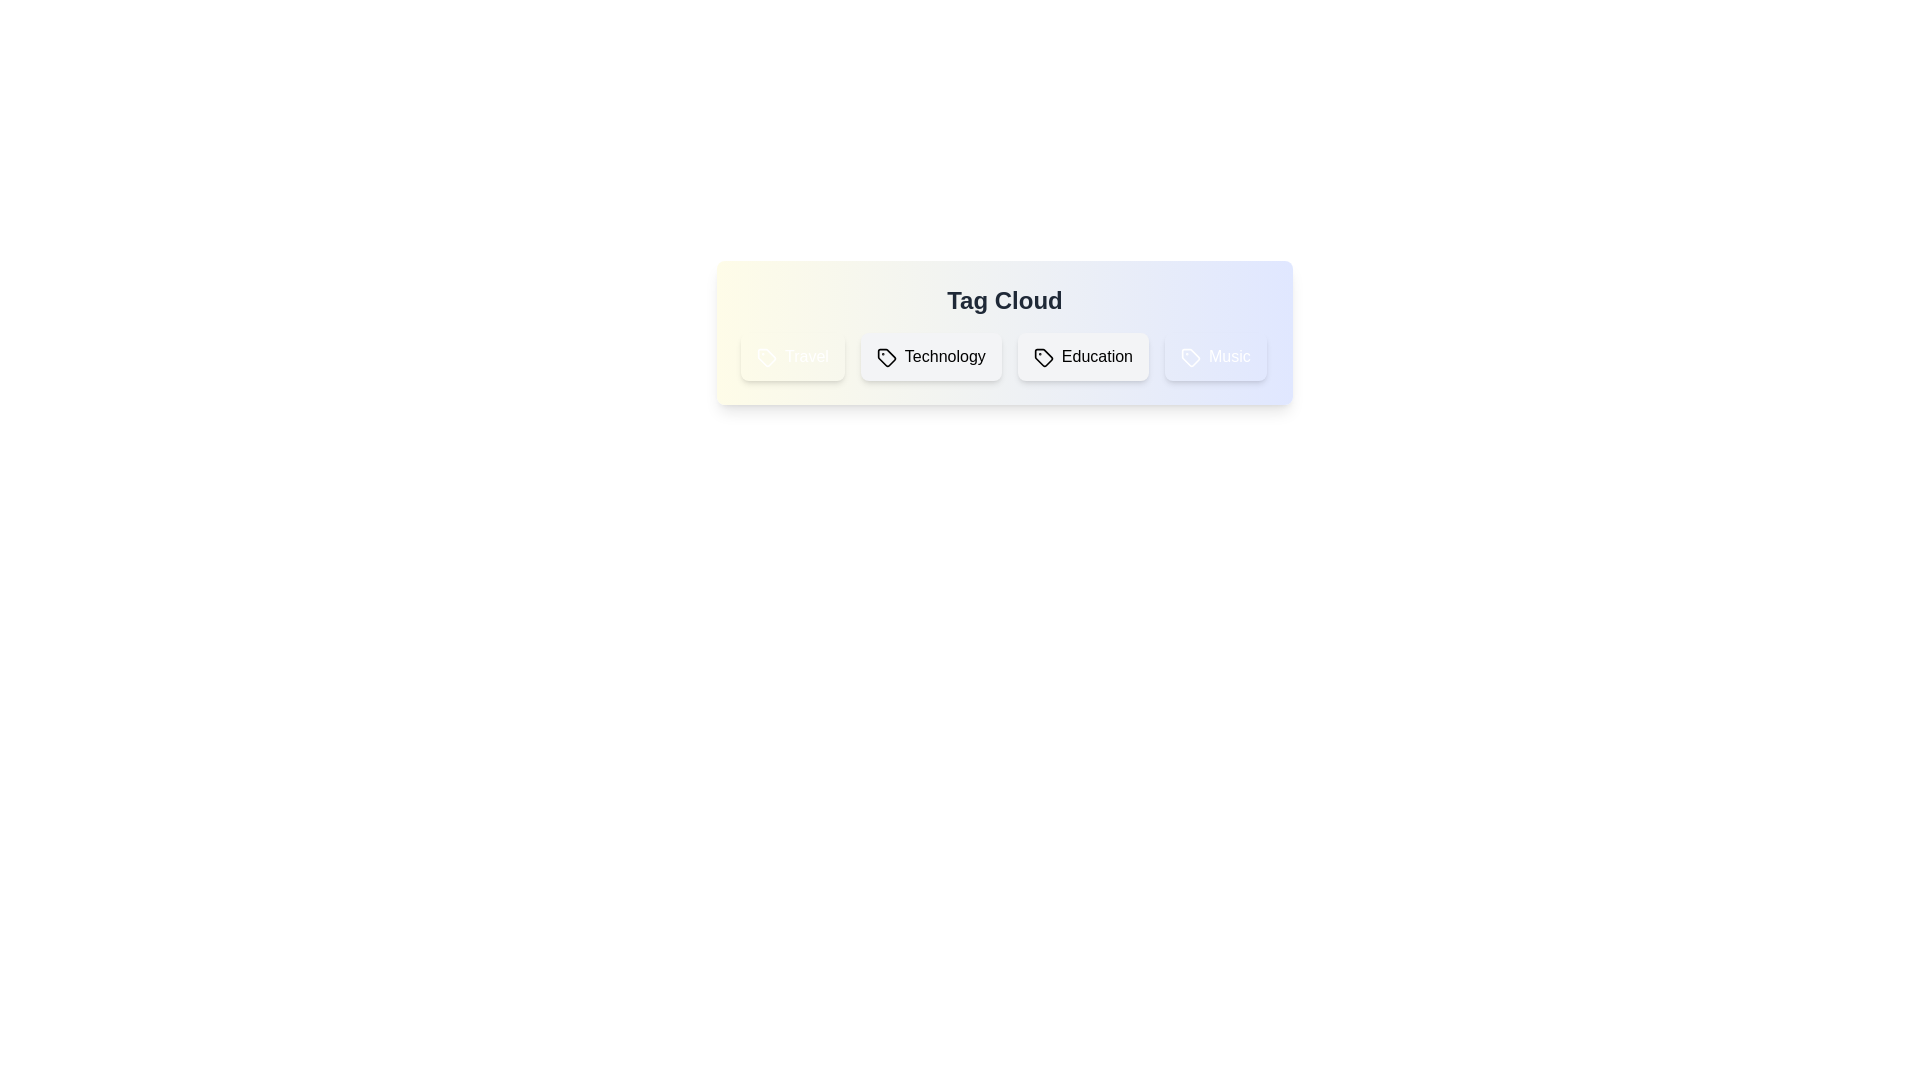 The height and width of the screenshot is (1080, 1920). Describe the element at coordinates (1214, 356) in the screenshot. I see `the tag Music` at that location.